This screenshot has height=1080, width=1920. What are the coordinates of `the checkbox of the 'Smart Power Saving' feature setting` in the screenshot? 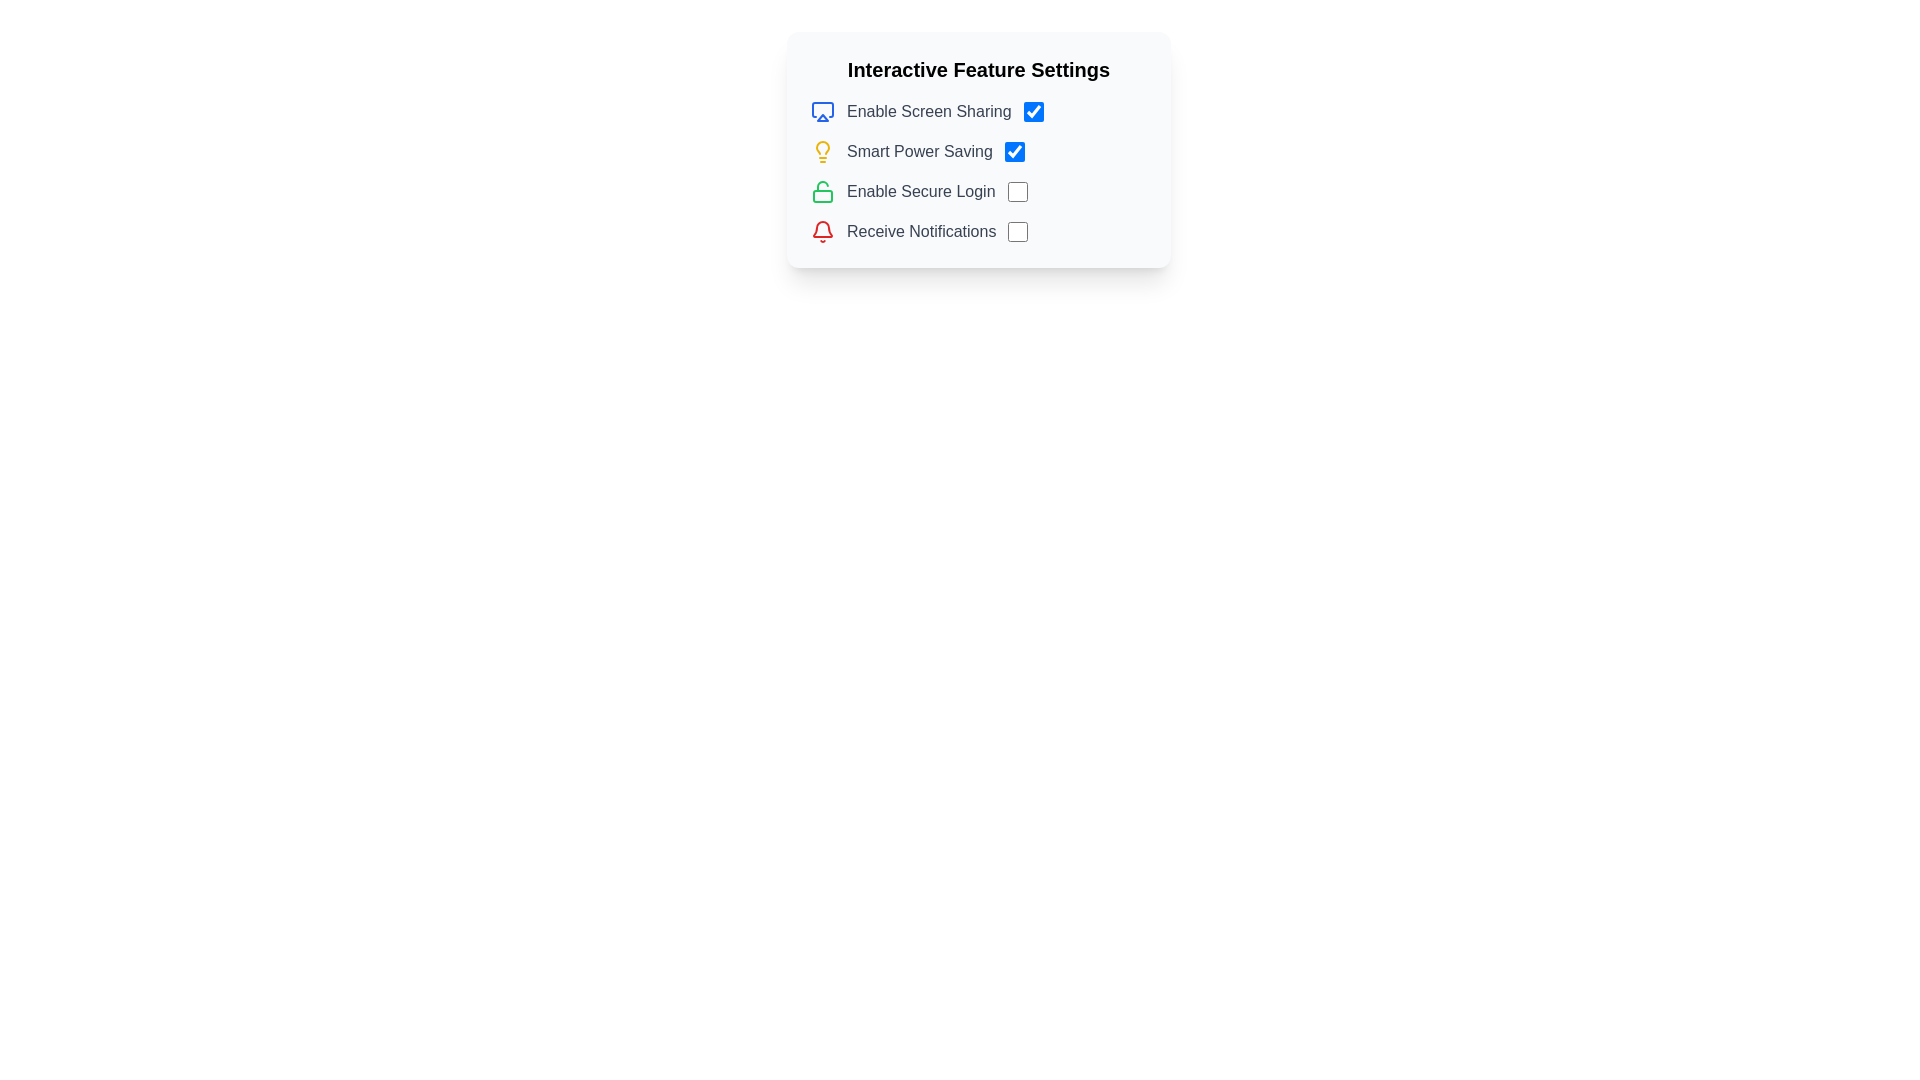 It's located at (979, 150).